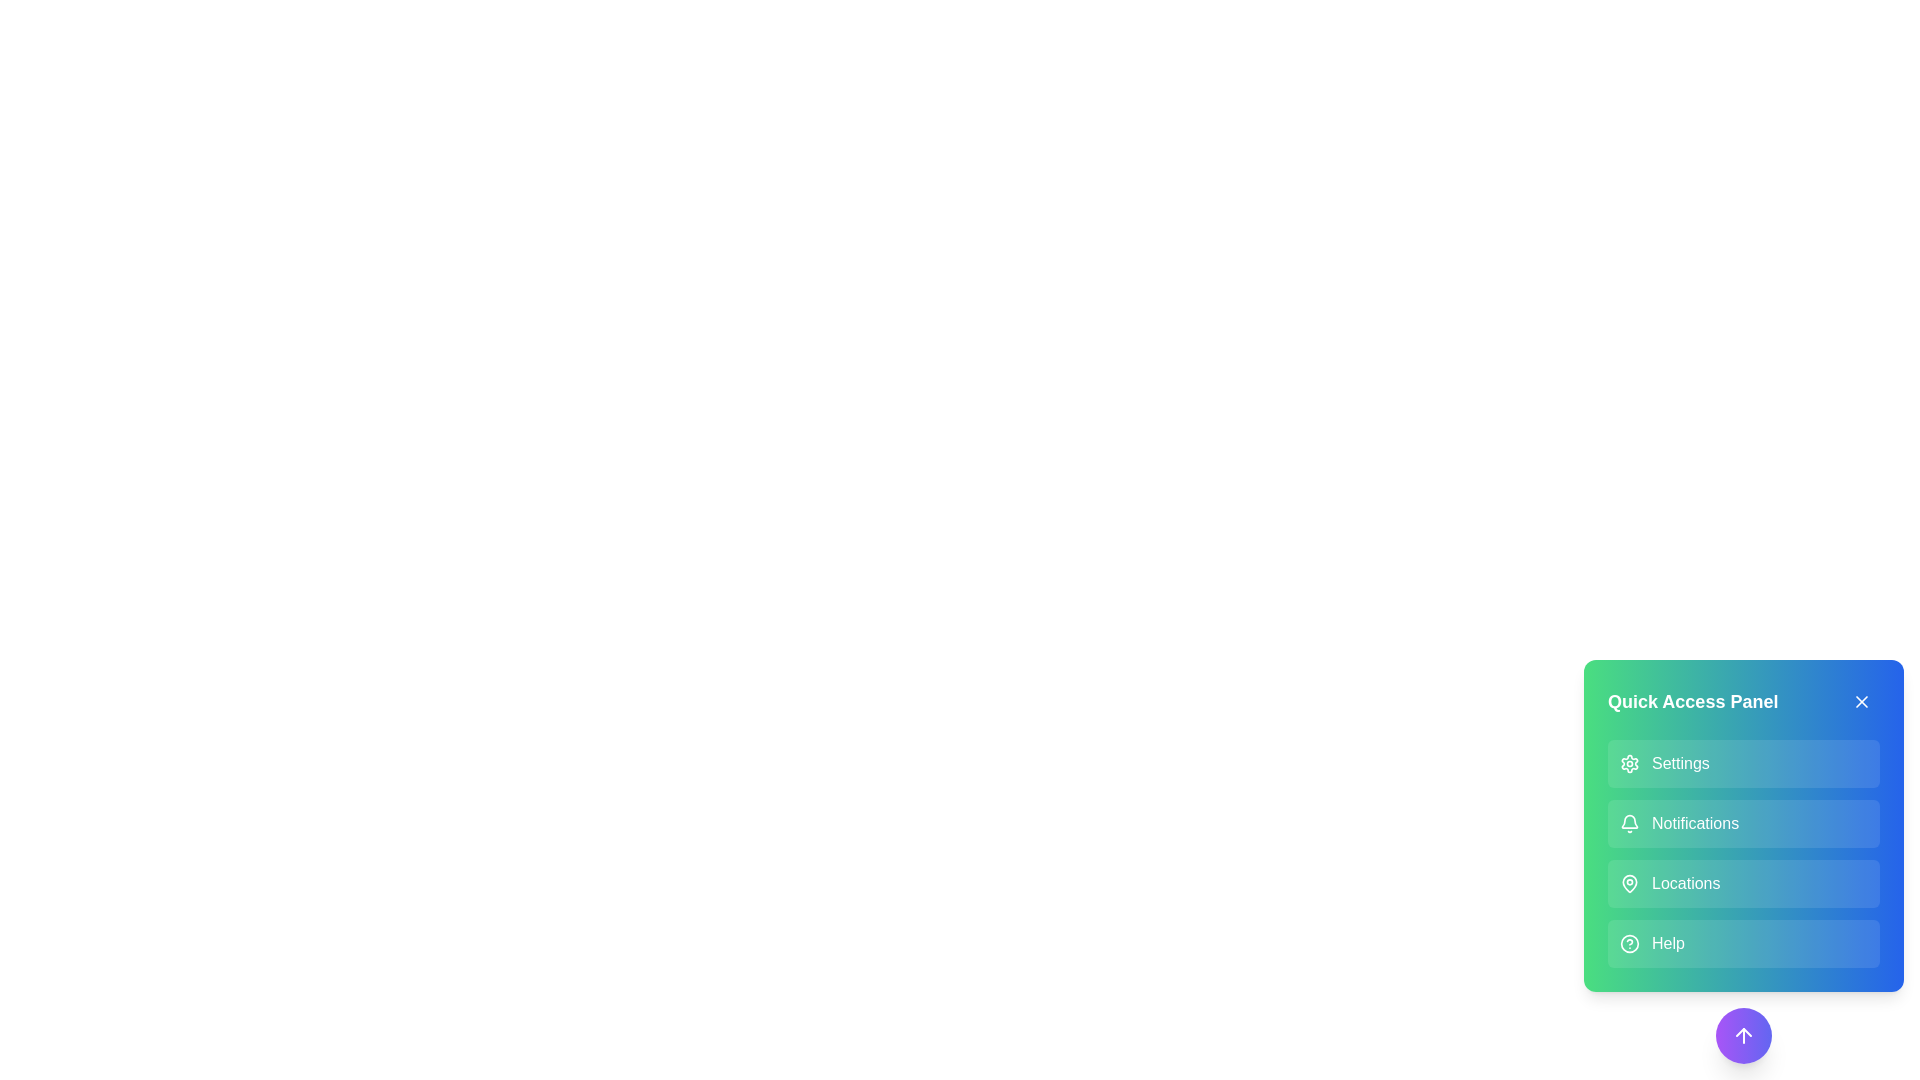 This screenshot has height=1080, width=1920. I want to click on the text label displaying 'Quick Access Panel', which is styled in bold and larger font, located at the top-left corner of its panel area, so click(1692, 701).